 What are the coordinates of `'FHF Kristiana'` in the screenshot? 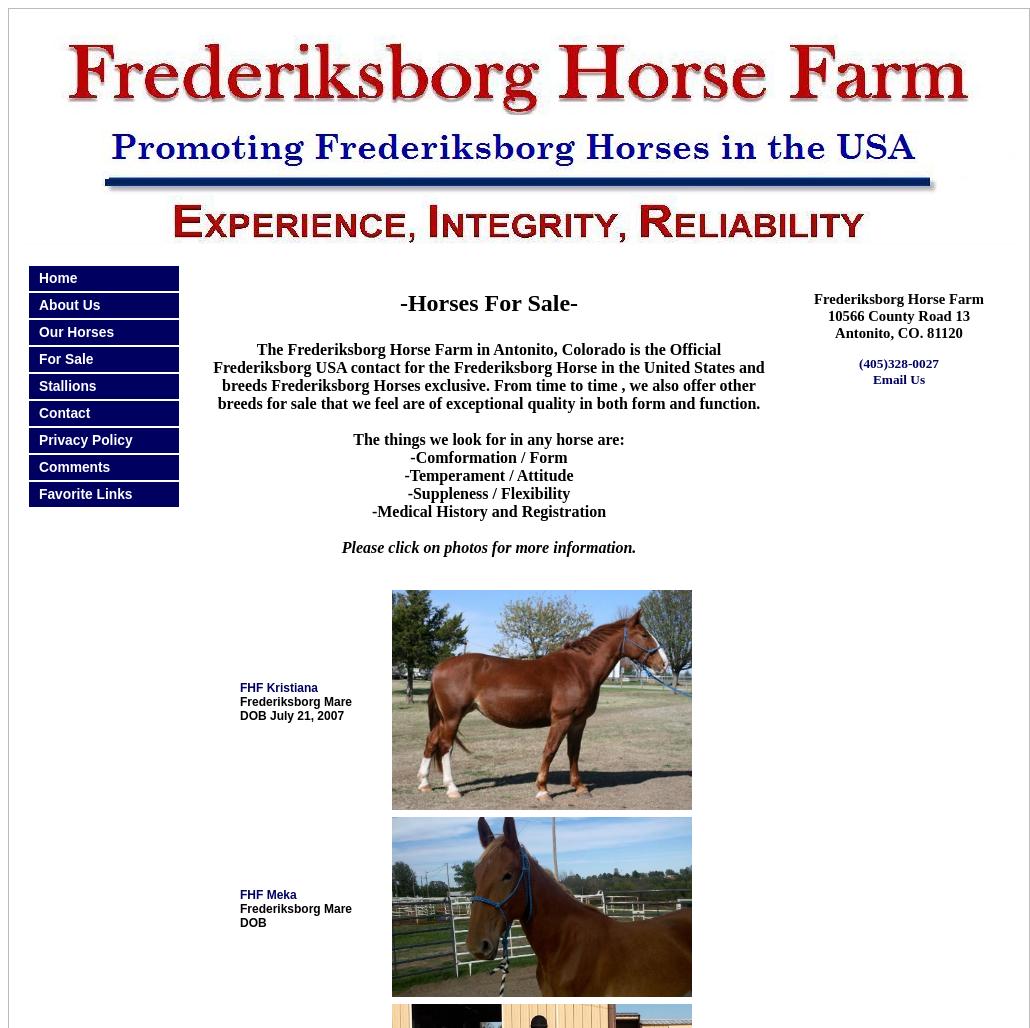 It's located at (278, 687).